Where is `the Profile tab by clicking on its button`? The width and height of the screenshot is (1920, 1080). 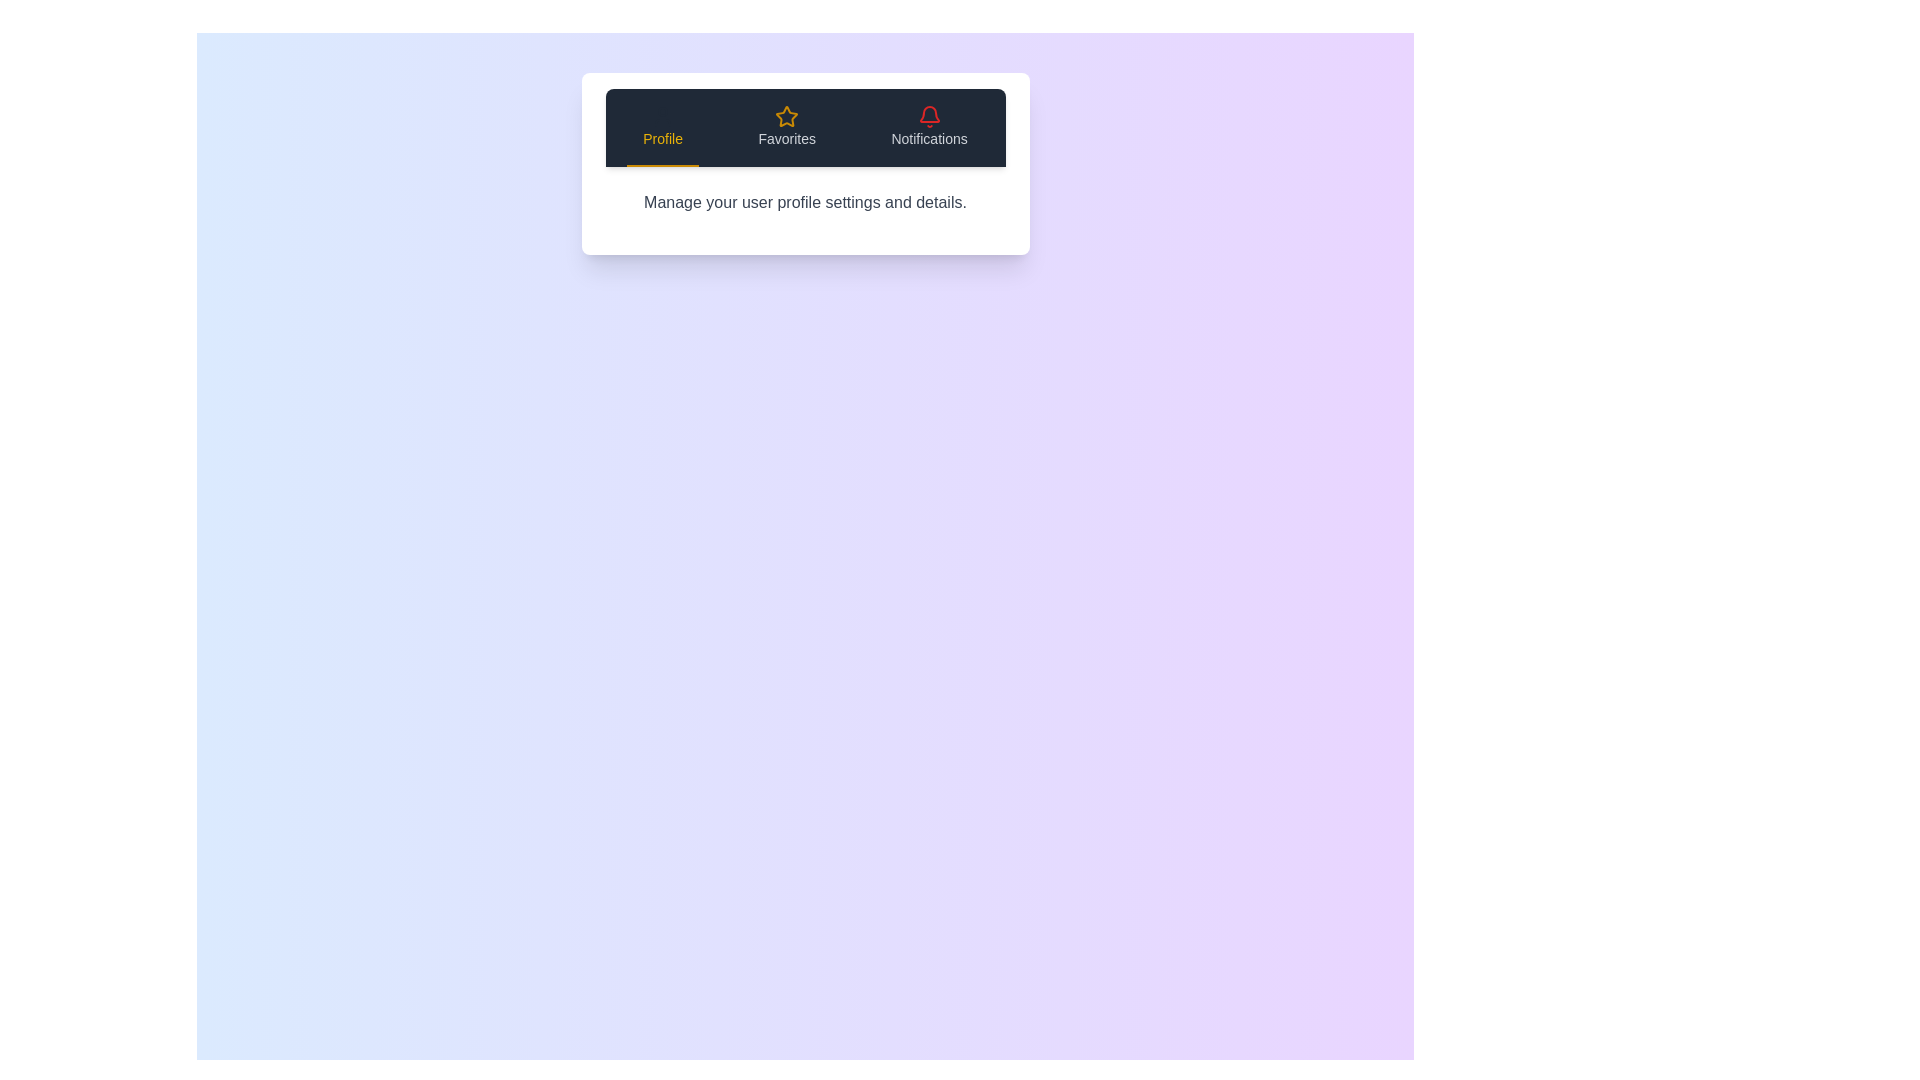
the Profile tab by clicking on its button is located at coordinates (663, 127).